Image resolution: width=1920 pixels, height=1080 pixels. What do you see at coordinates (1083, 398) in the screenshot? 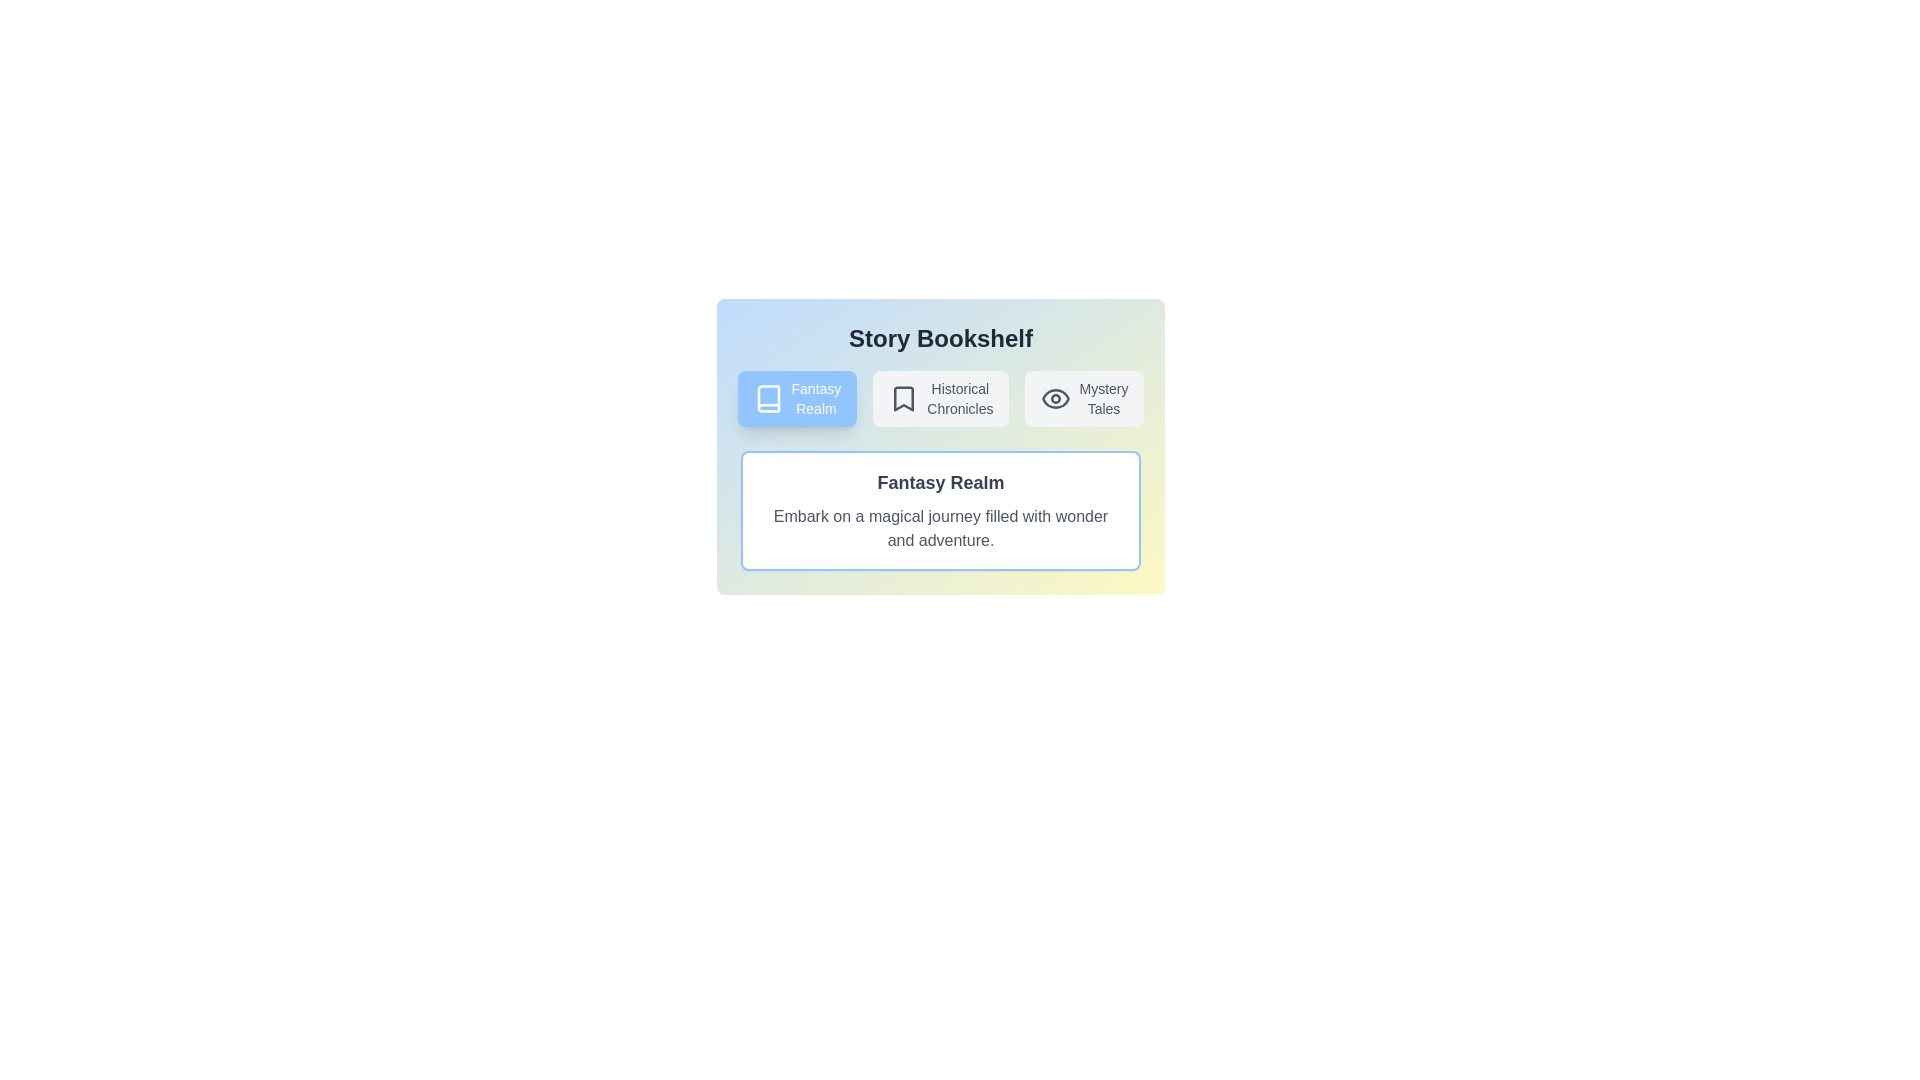
I see `the button corresponding to Mystery Tales to navigate to that story` at bounding box center [1083, 398].